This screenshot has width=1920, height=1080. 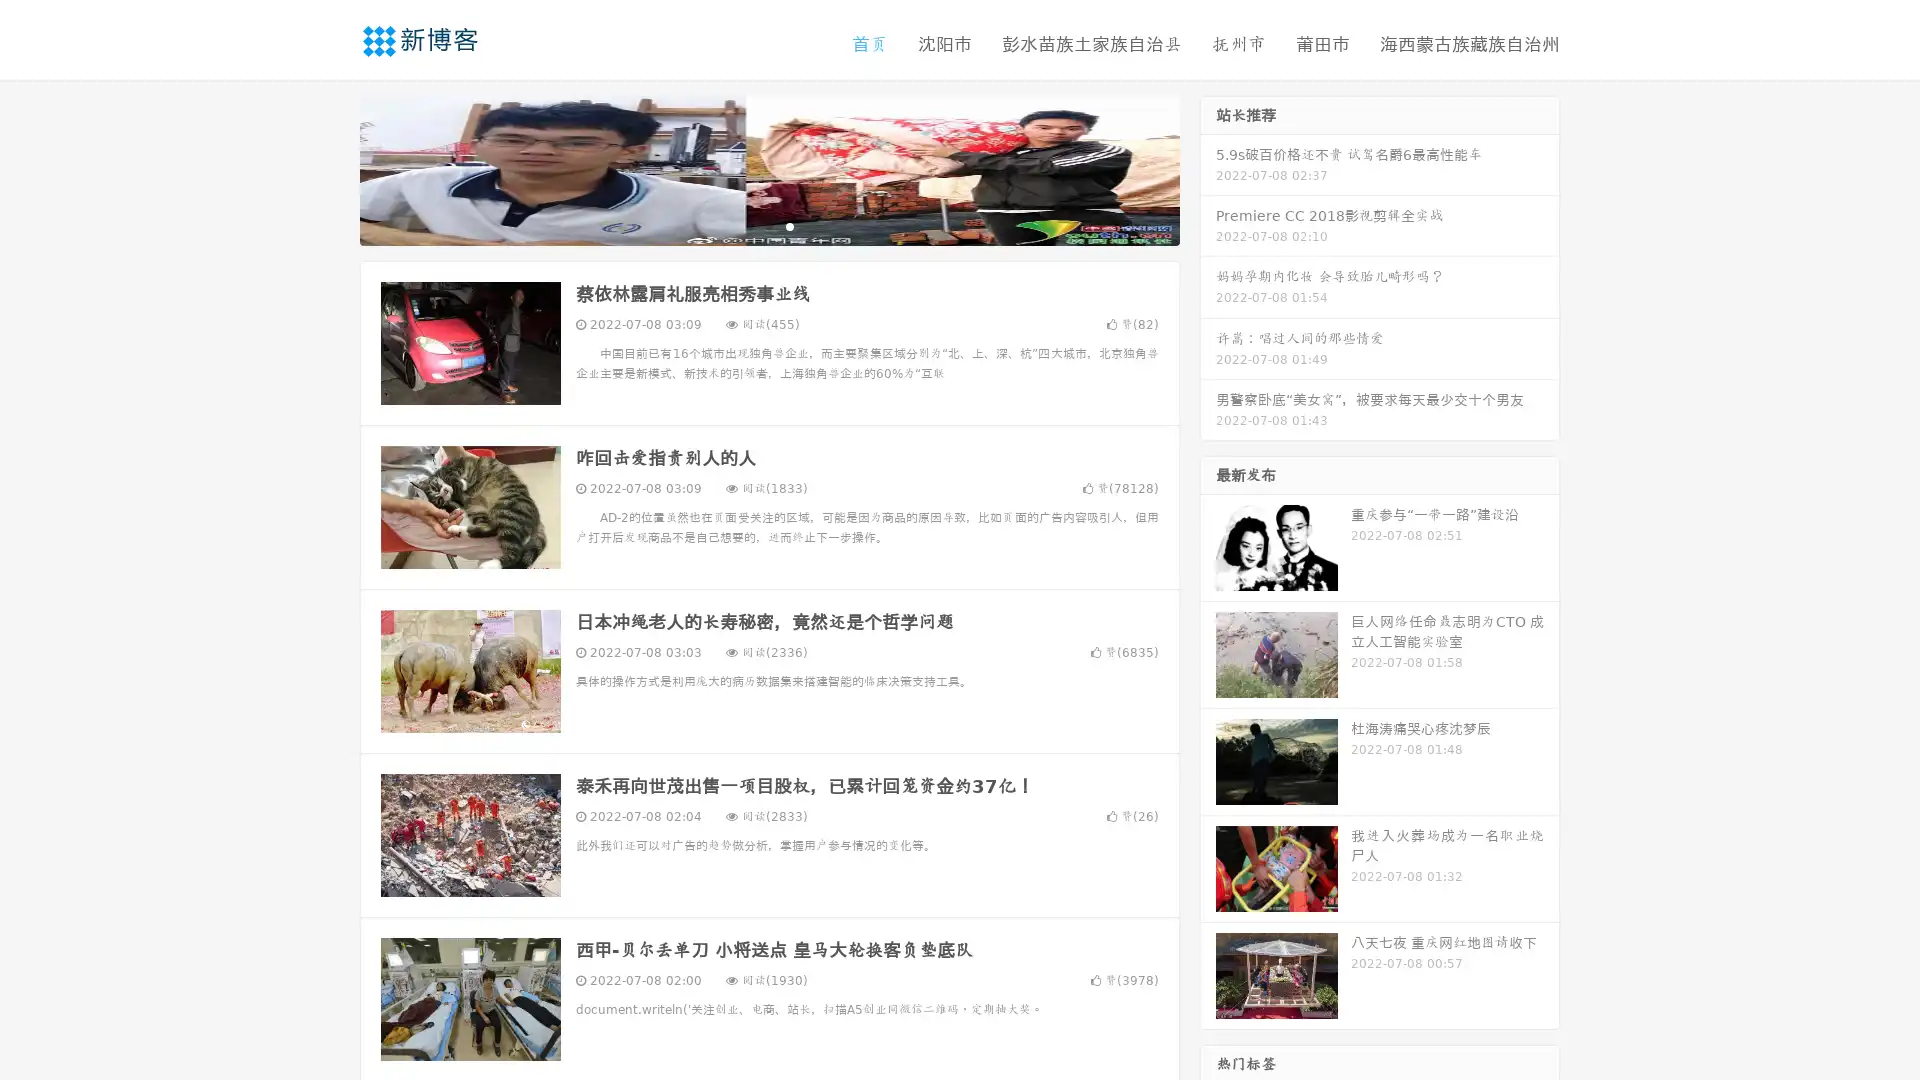 I want to click on Previous slide, so click(x=330, y=168).